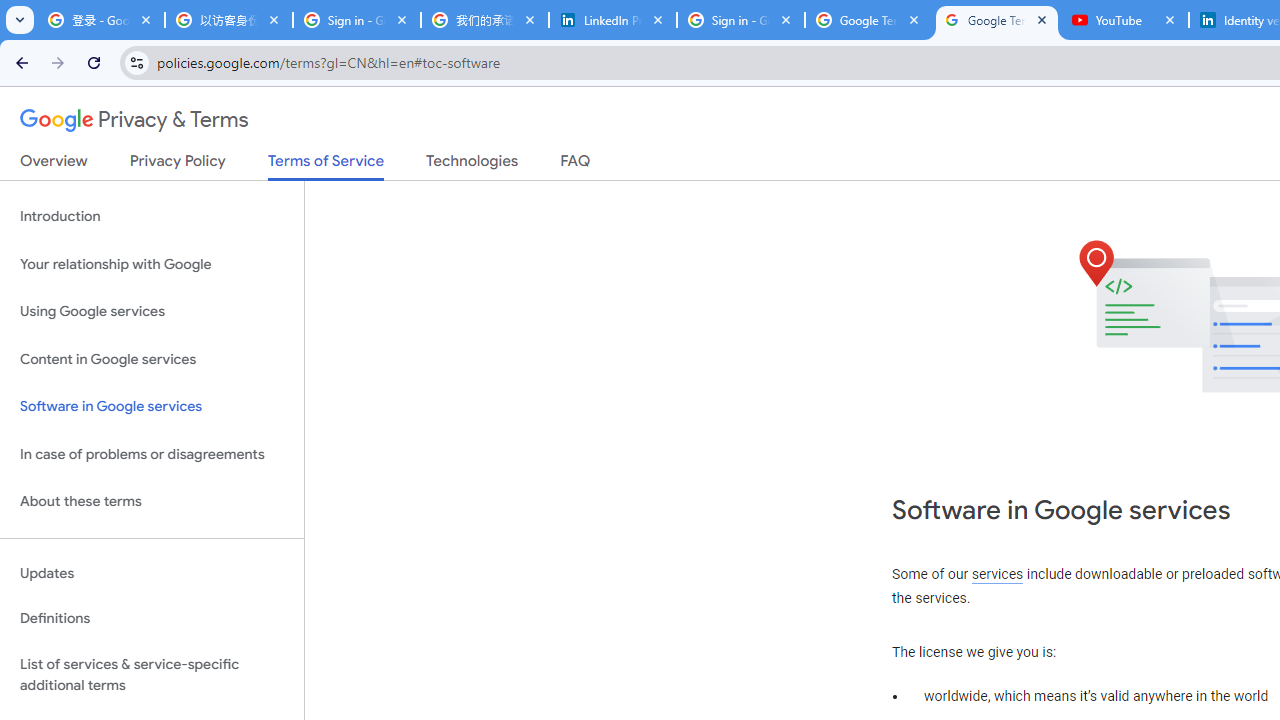 Image resolution: width=1280 pixels, height=720 pixels. What do you see at coordinates (612, 20) in the screenshot?
I see `'LinkedIn Privacy Policy'` at bounding box center [612, 20].